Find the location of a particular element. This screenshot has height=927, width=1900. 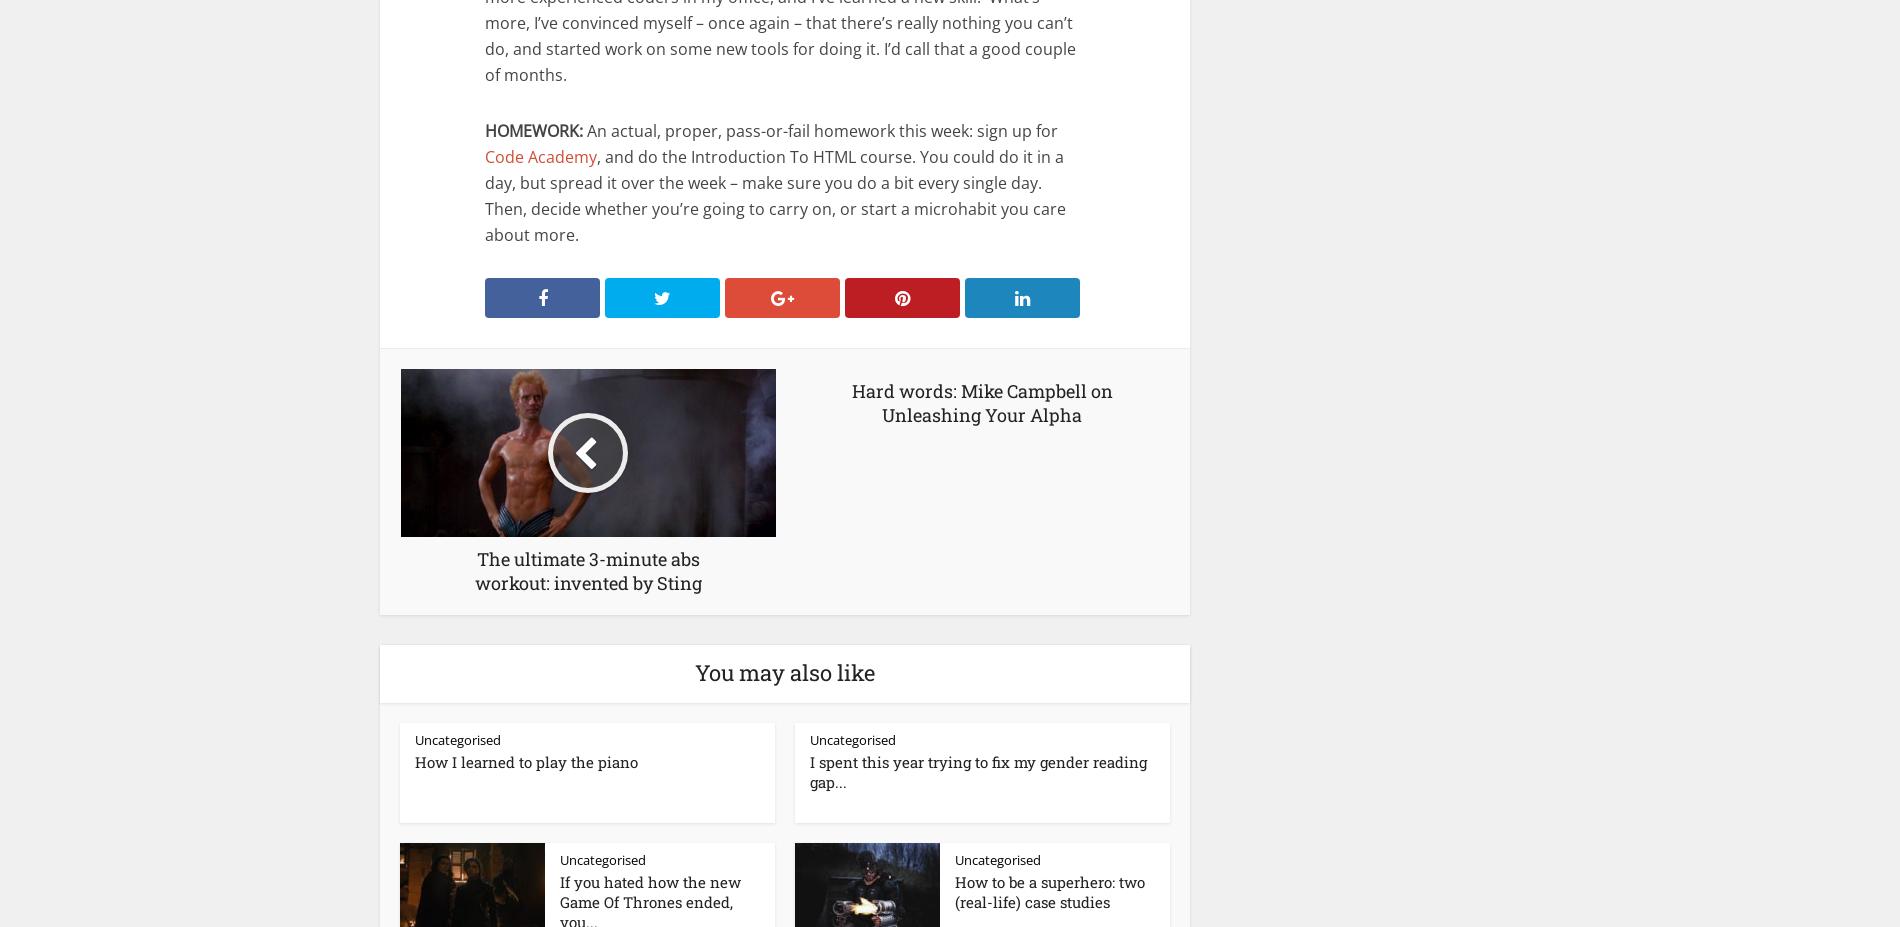

'How to be a superhero: two (real-life) case studies' is located at coordinates (1049, 891).